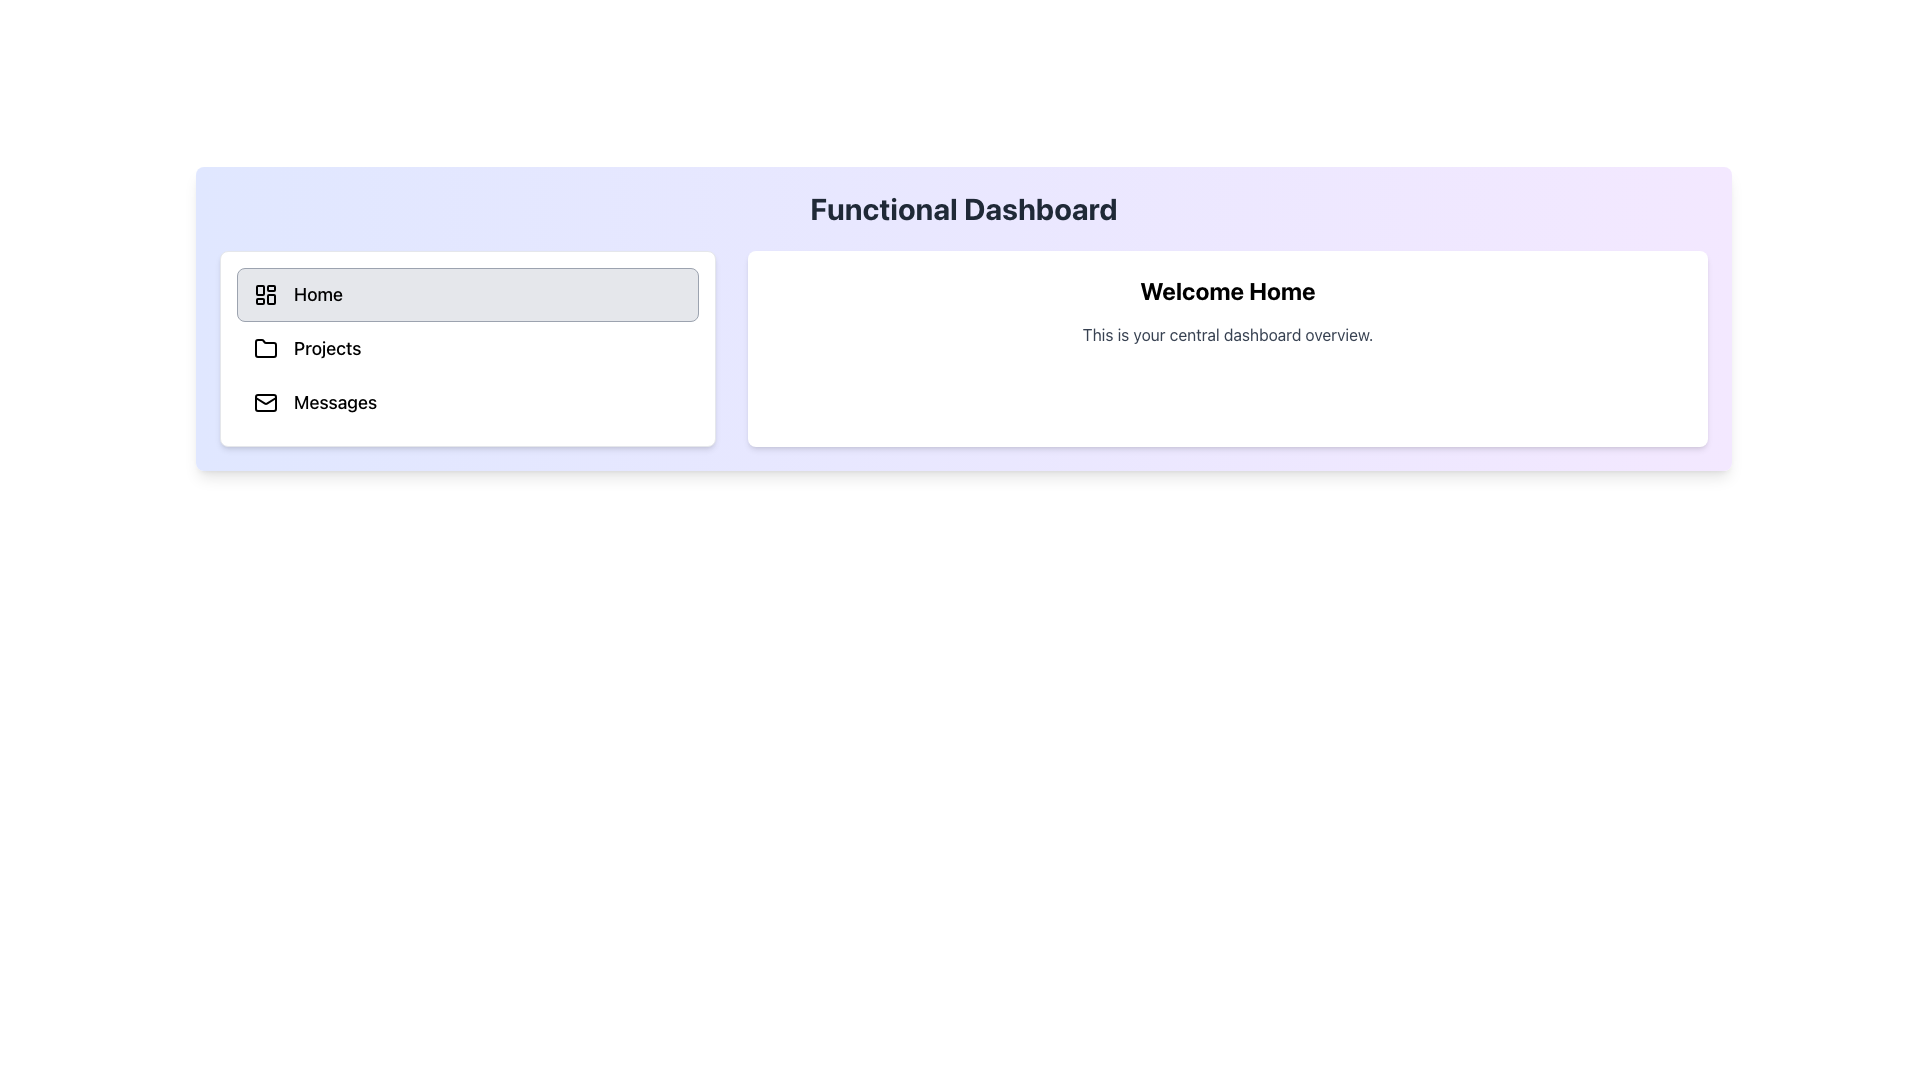  What do you see at coordinates (1227, 290) in the screenshot?
I see `the bold text 'Welcome Home', which is styled in a large font size and aligned to the right, located at the top of the second column under 'Functional Dashboard'` at bounding box center [1227, 290].